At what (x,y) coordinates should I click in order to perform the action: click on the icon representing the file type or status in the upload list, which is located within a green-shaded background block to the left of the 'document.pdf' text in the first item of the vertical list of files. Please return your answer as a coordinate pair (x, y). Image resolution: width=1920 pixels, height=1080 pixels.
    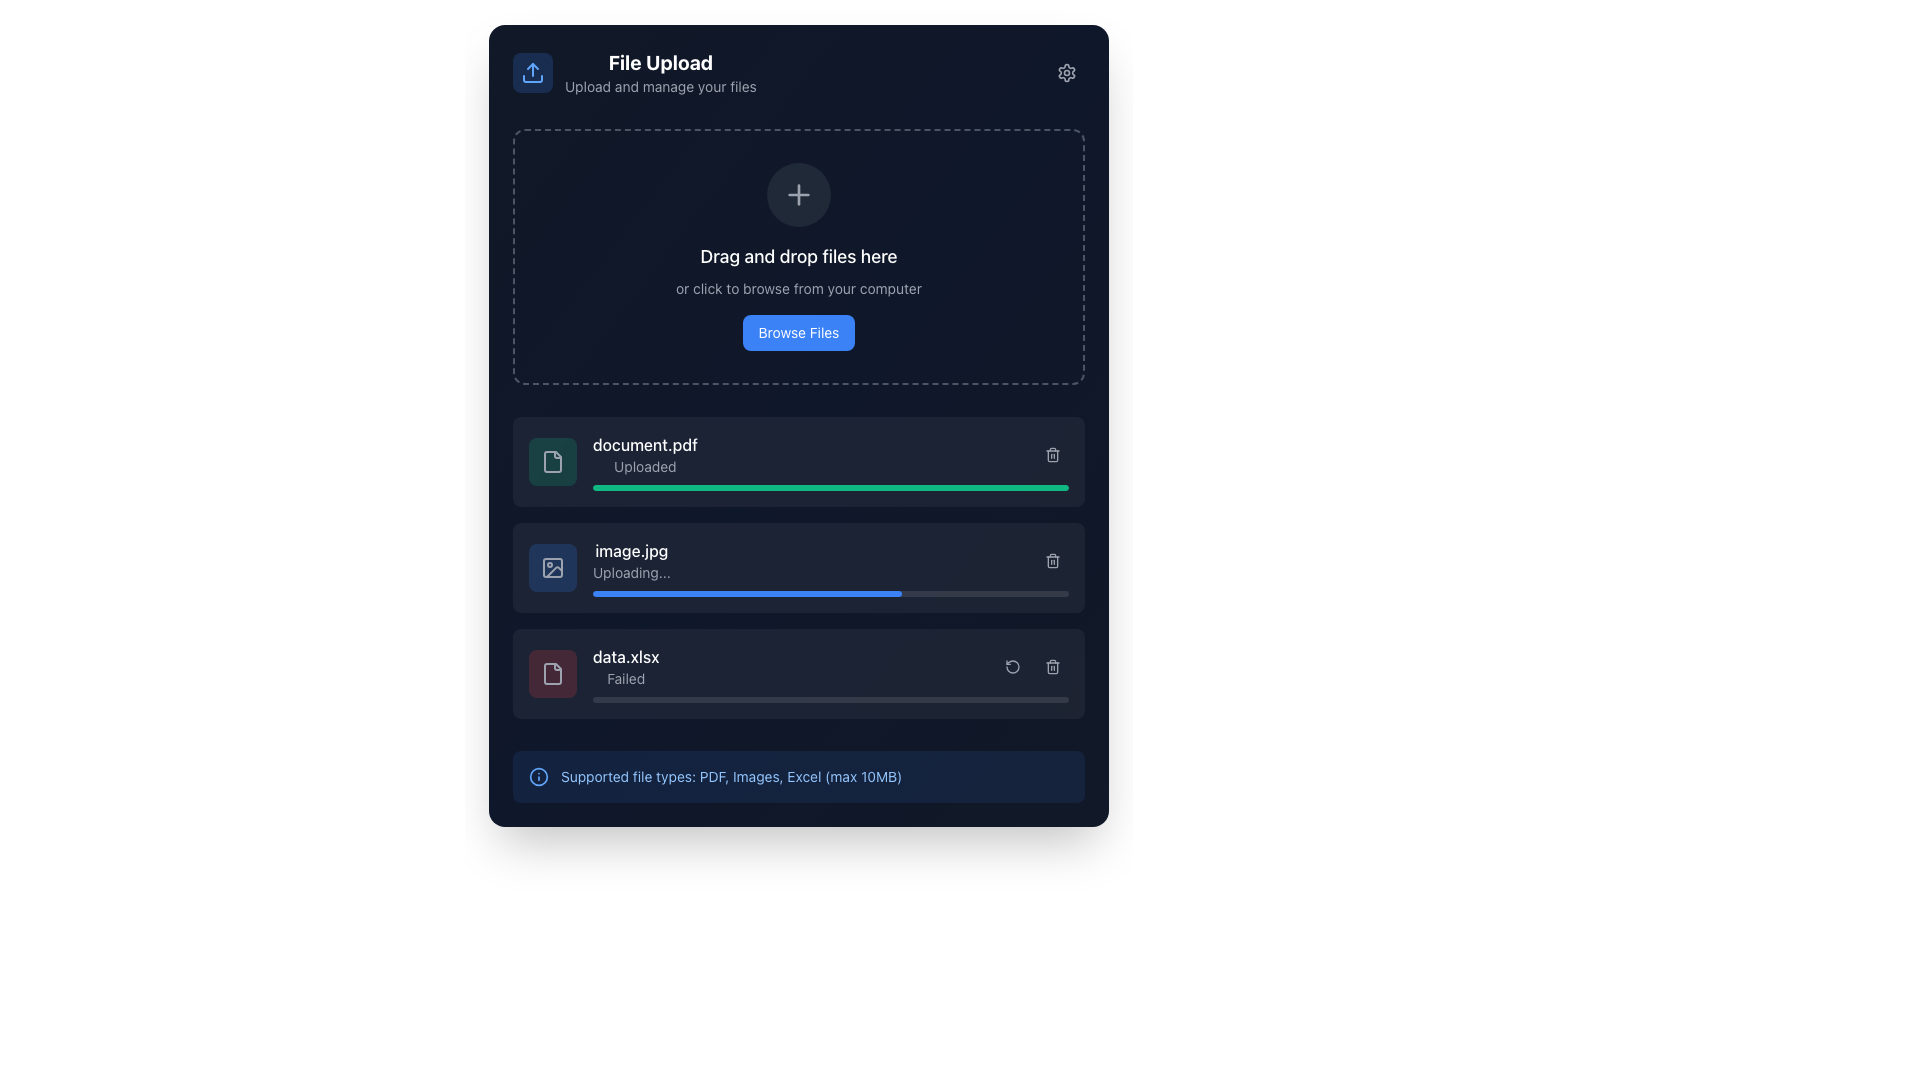
    Looking at the image, I should click on (552, 462).